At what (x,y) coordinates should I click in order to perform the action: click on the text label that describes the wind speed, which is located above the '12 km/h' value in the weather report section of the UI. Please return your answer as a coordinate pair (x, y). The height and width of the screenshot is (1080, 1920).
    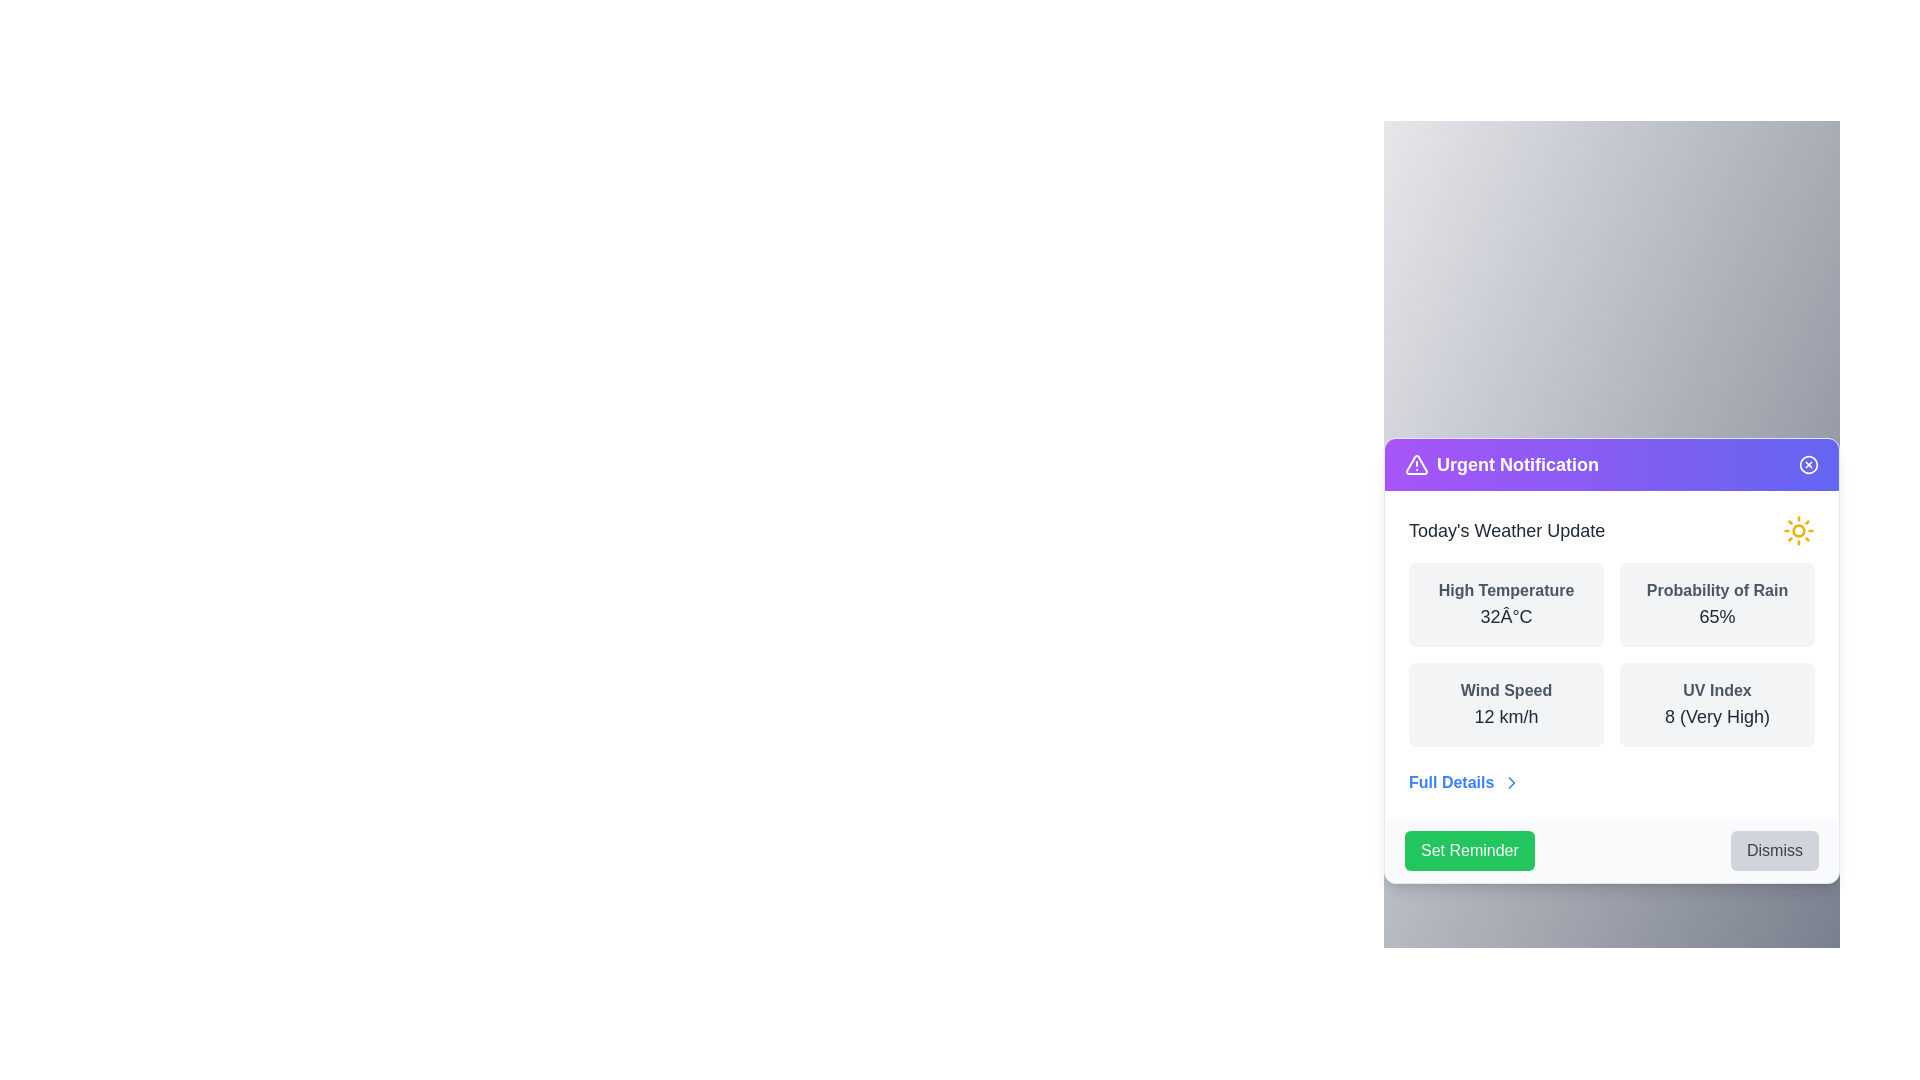
    Looking at the image, I should click on (1506, 689).